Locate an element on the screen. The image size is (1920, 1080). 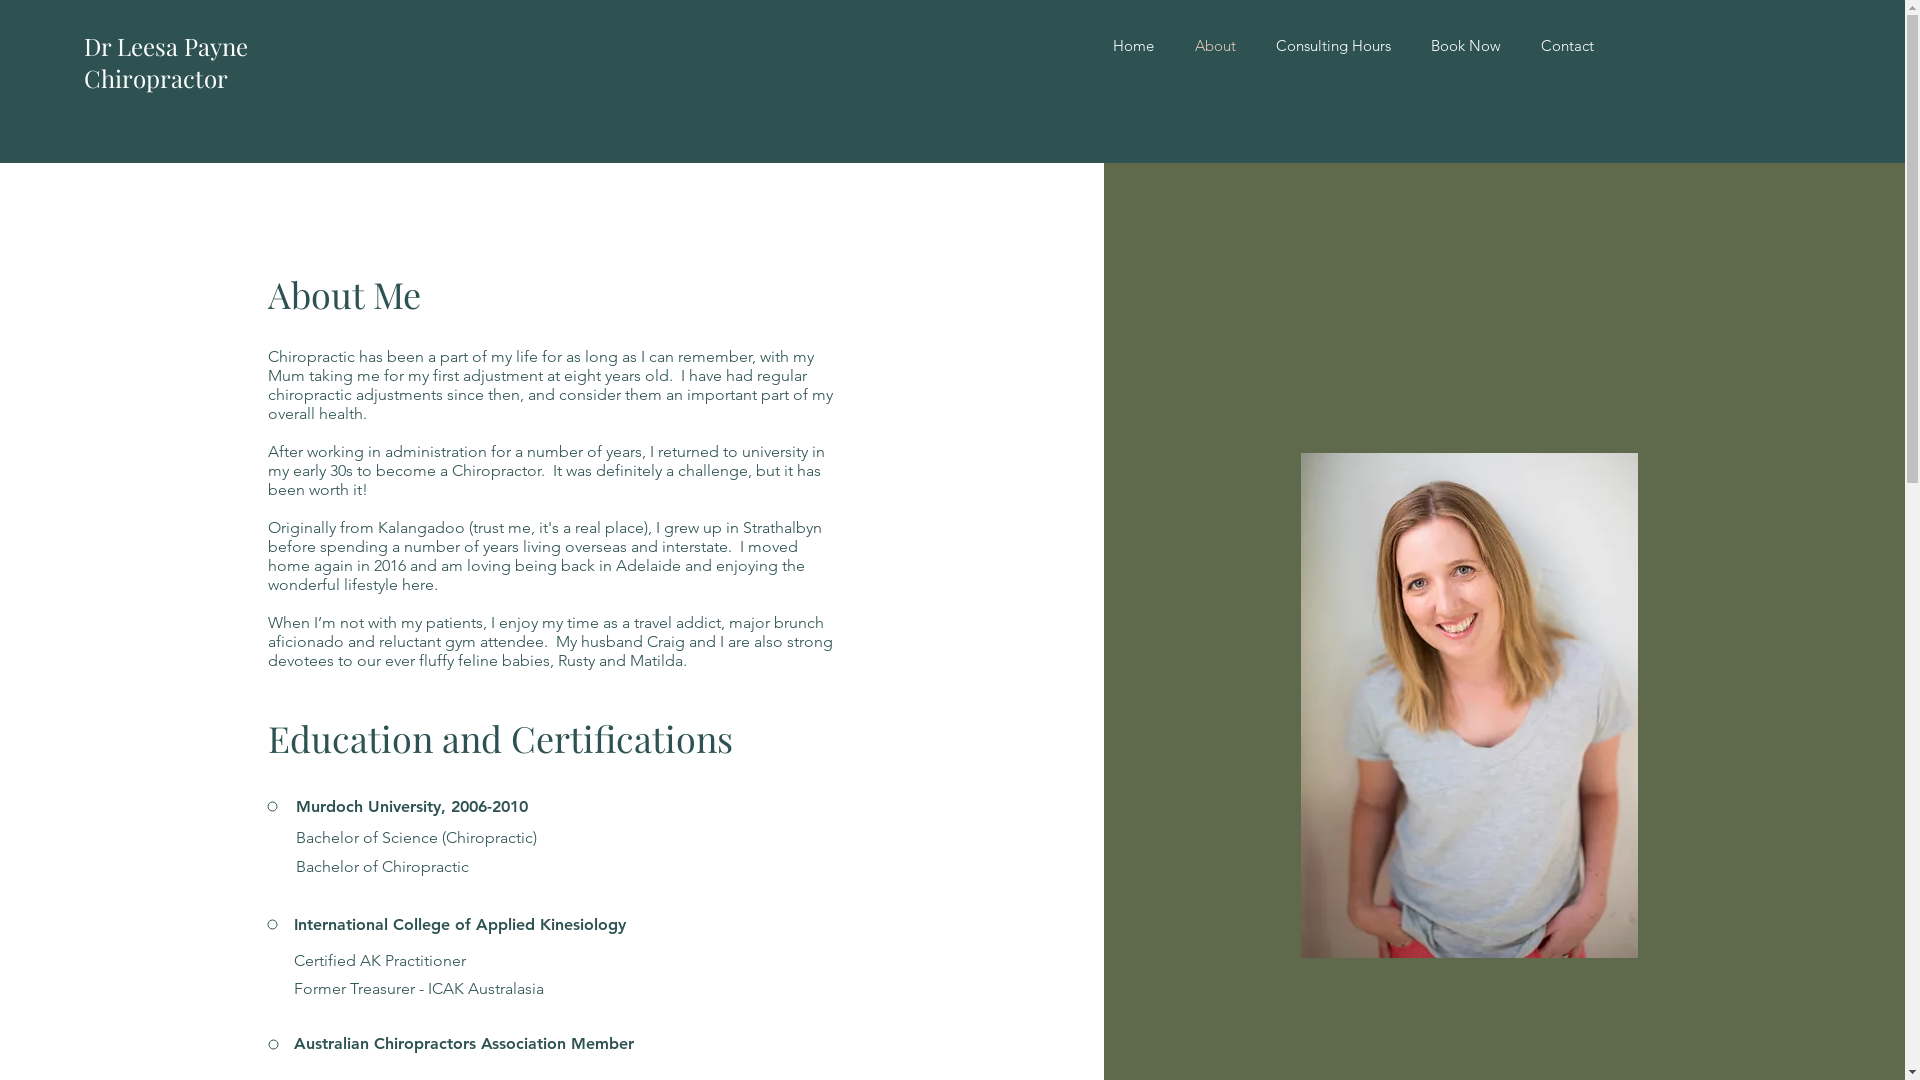
'Home' is located at coordinates (1132, 45).